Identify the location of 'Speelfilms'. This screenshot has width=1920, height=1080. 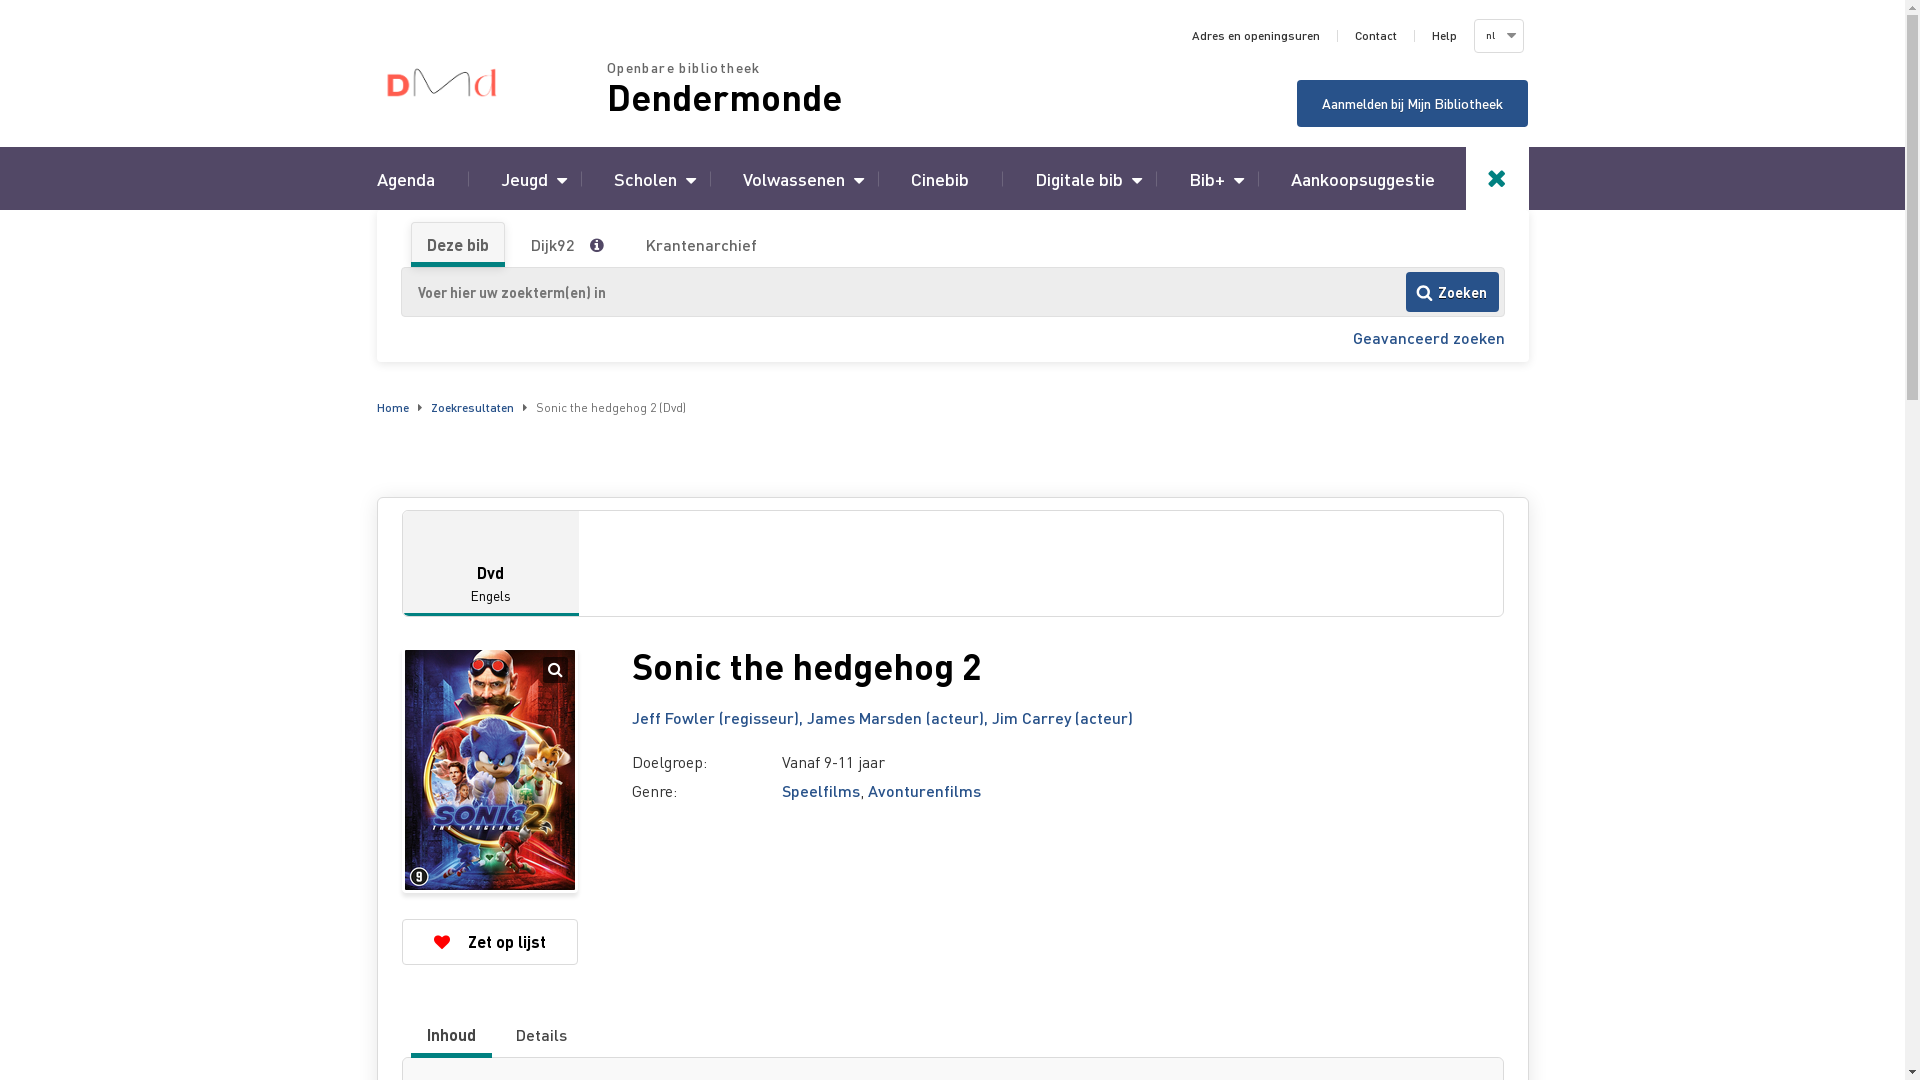
(820, 789).